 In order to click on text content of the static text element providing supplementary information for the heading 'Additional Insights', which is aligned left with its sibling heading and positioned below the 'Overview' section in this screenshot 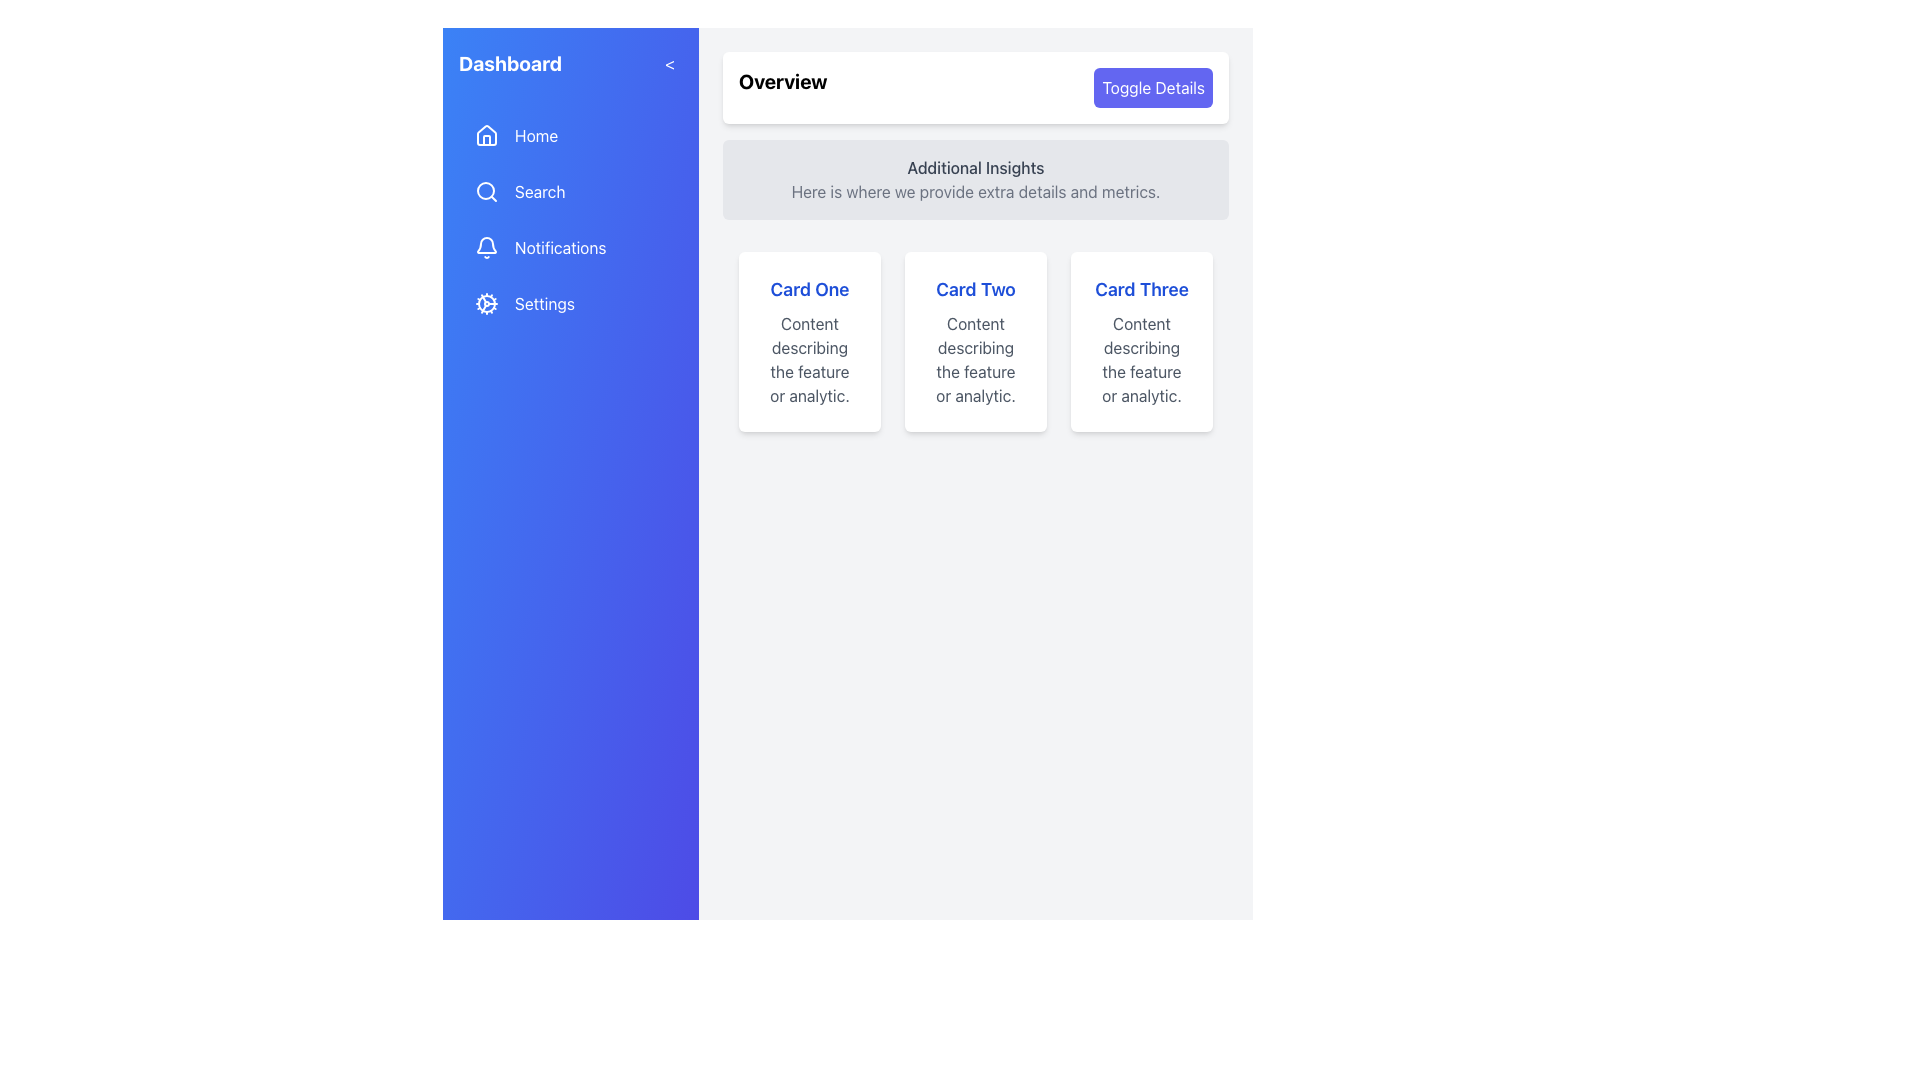, I will do `click(975, 192)`.